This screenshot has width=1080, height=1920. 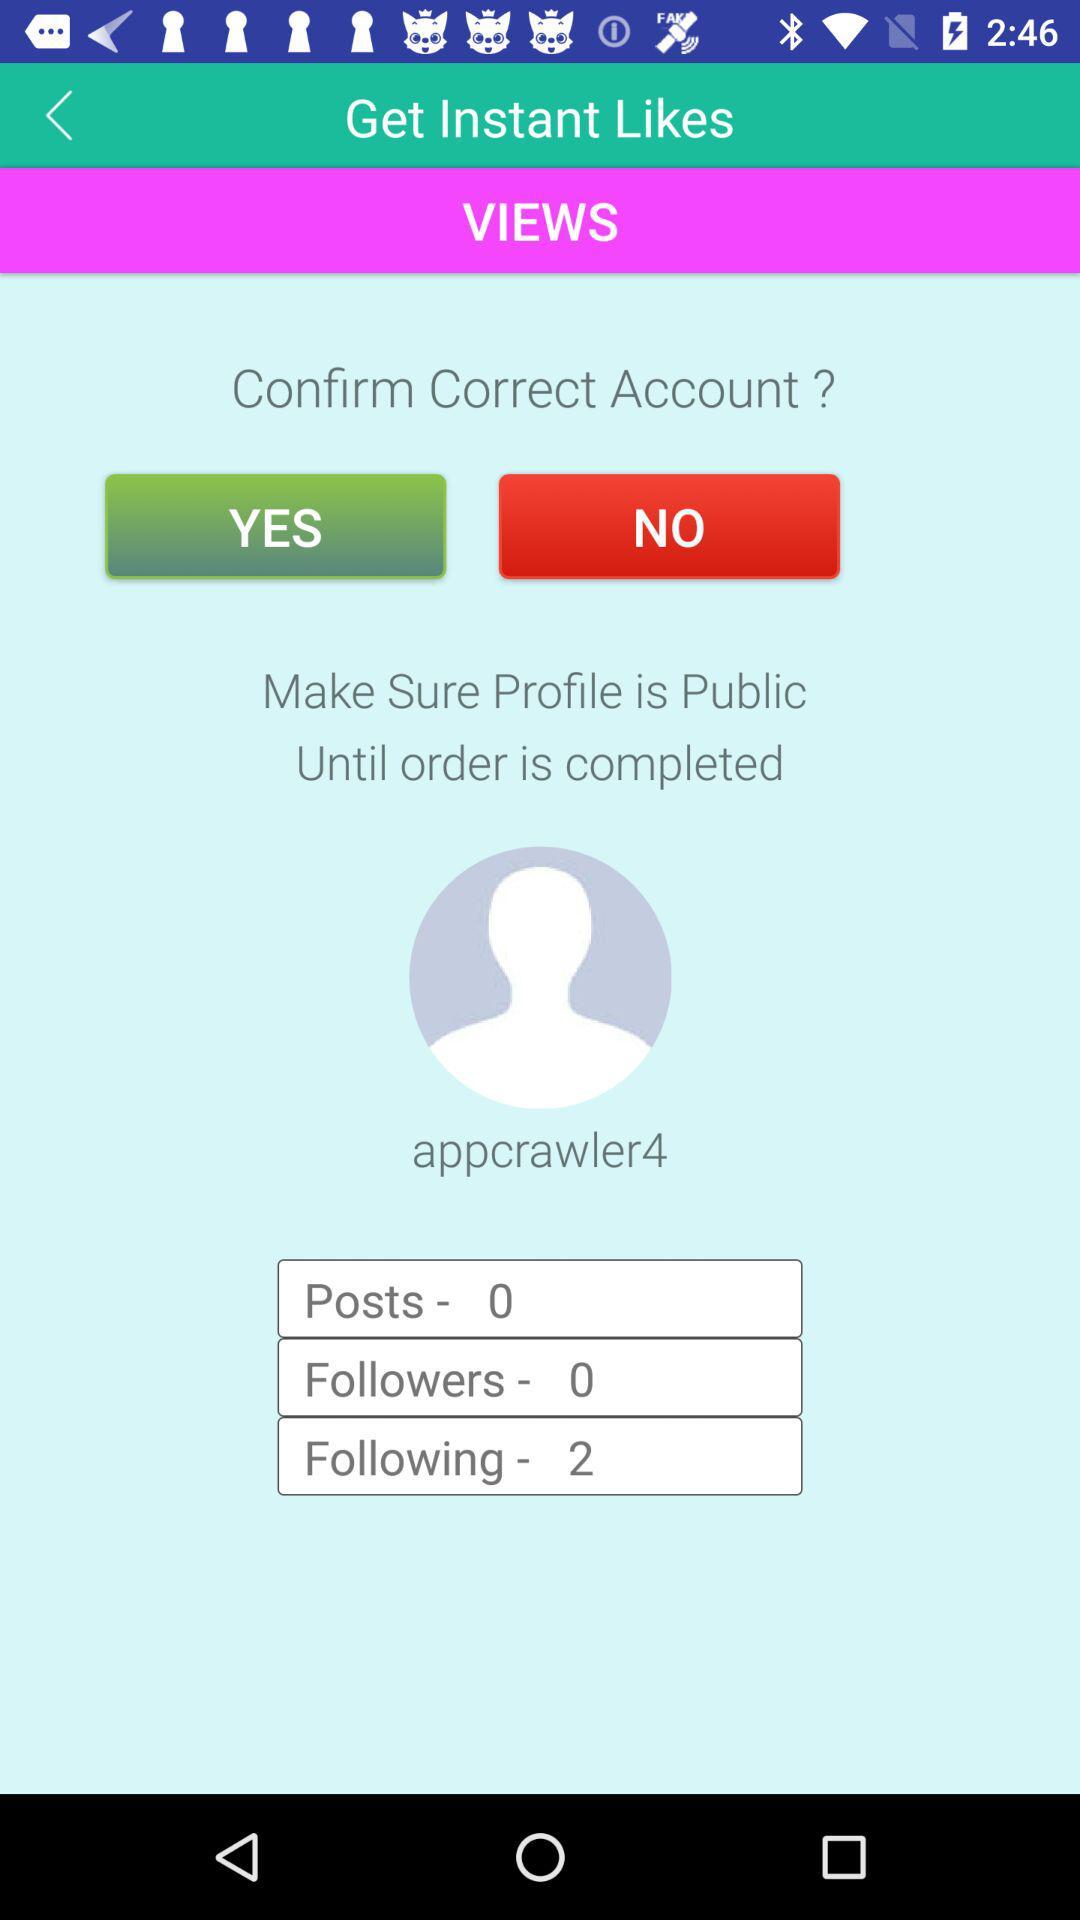 What do you see at coordinates (540, 220) in the screenshot?
I see `the views` at bounding box center [540, 220].